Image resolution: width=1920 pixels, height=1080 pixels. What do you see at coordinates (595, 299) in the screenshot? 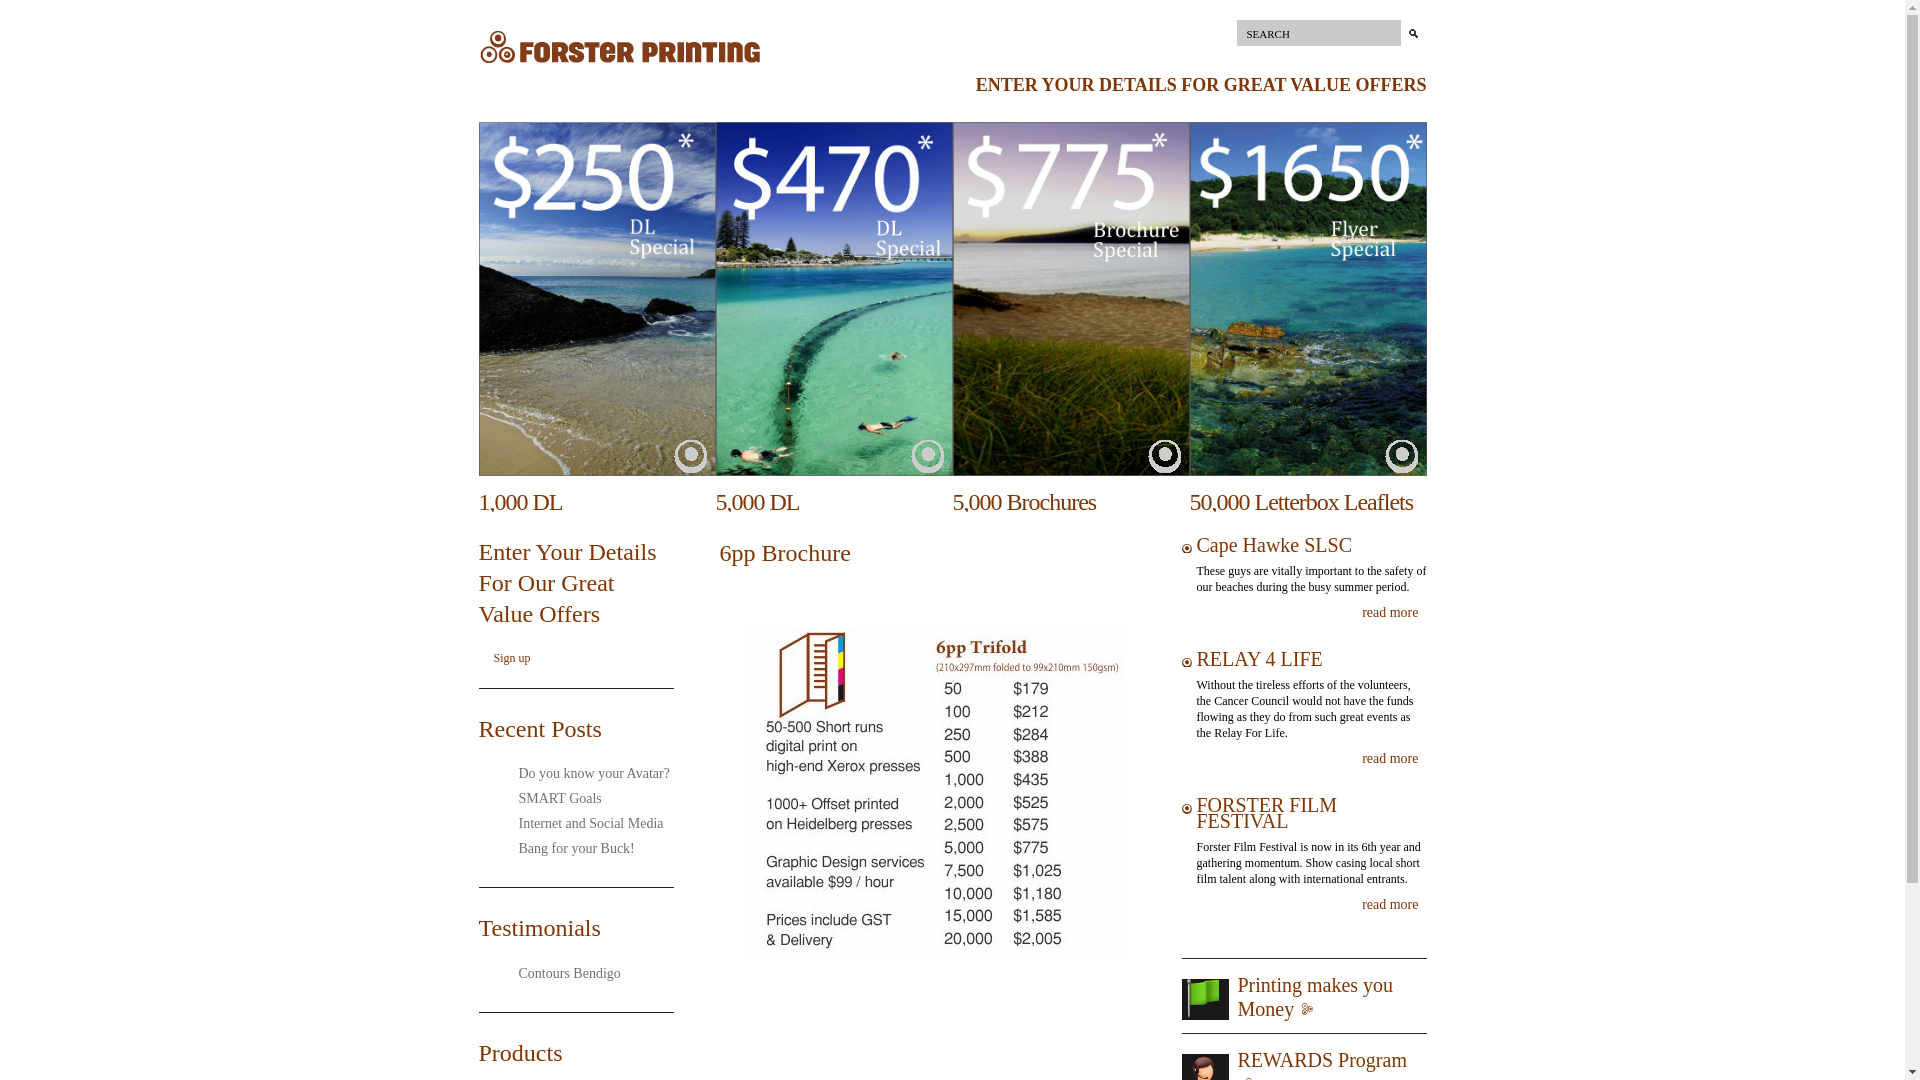
I see `'banner-img1'` at bounding box center [595, 299].